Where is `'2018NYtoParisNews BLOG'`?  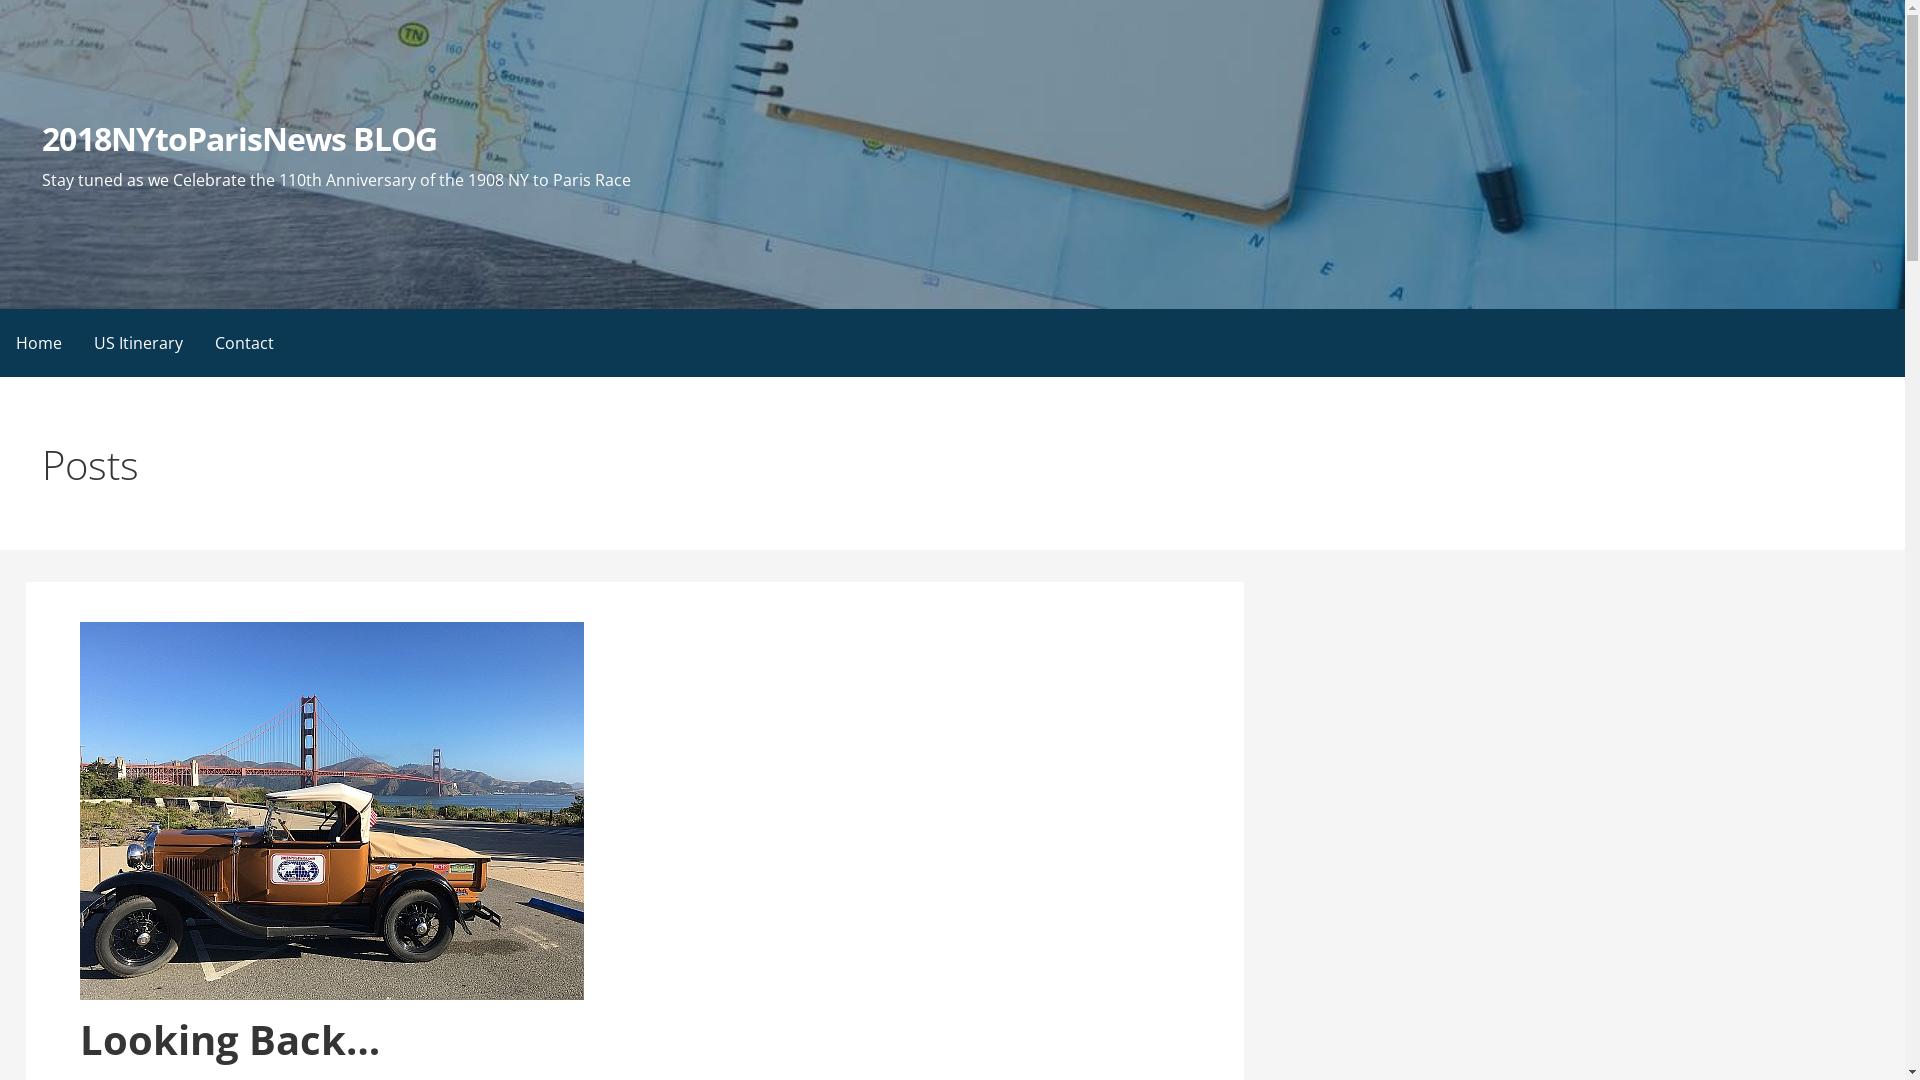
'2018NYtoParisNews BLOG' is located at coordinates (239, 137).